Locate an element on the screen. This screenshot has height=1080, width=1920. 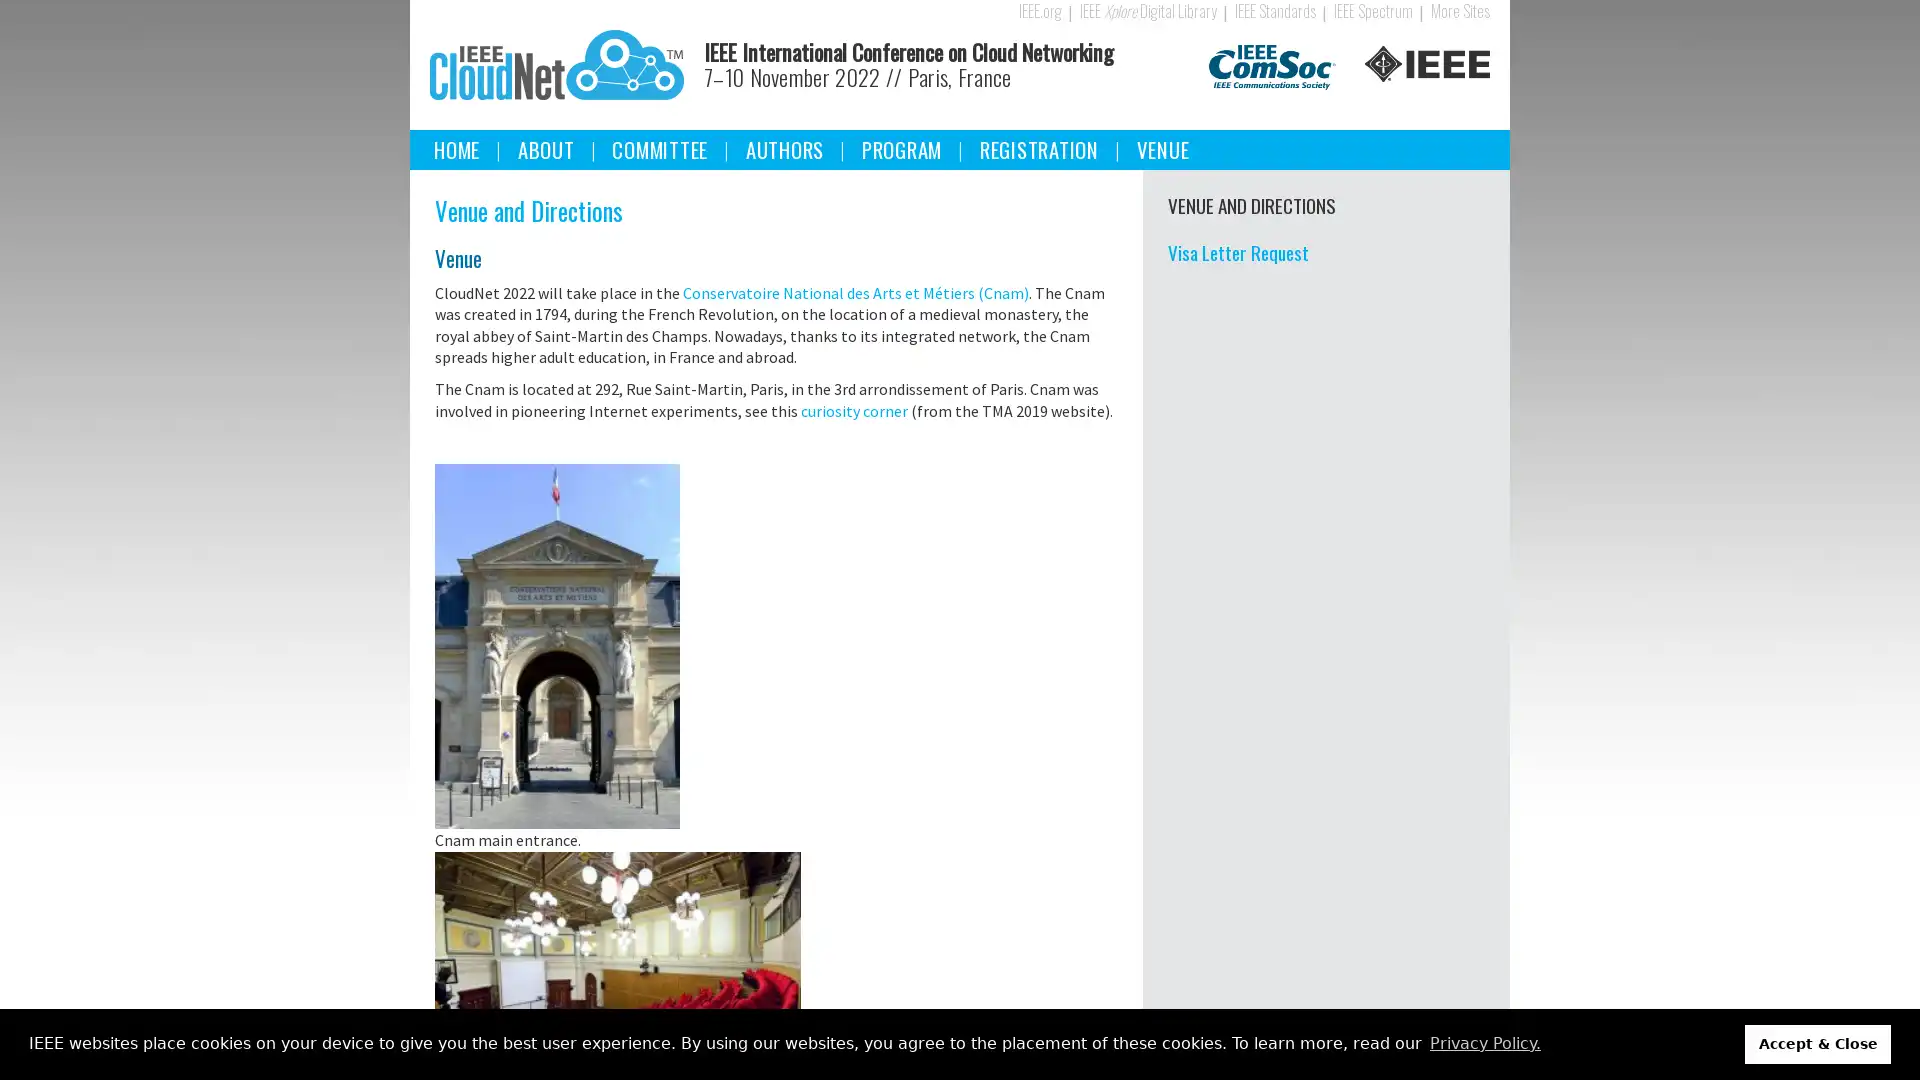
learn more about cookies is located at coordinates (1484, 1043).